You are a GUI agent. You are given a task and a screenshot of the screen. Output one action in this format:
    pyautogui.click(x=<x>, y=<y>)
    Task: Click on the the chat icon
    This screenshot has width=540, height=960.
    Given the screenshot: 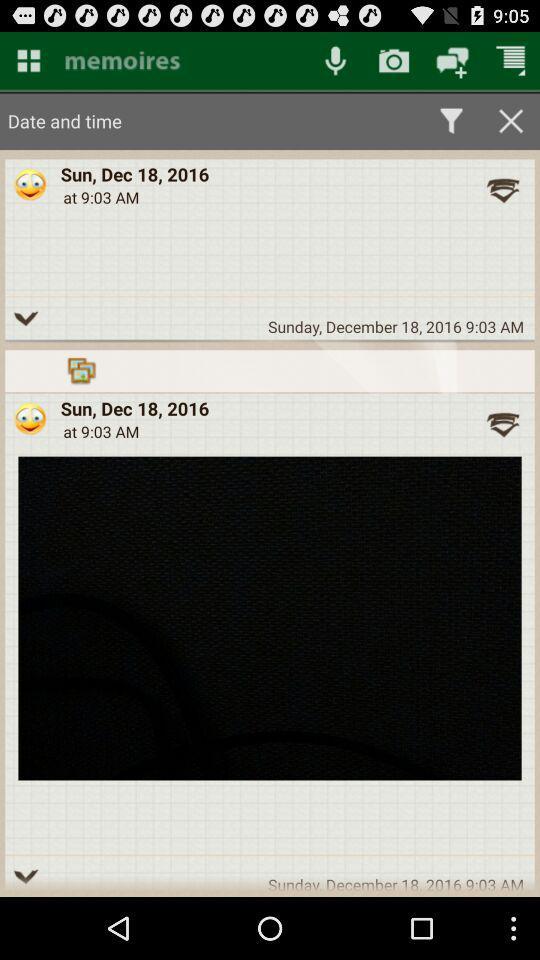 What is the action you would take?
    pyautogui.click(x=452, y=64)
    